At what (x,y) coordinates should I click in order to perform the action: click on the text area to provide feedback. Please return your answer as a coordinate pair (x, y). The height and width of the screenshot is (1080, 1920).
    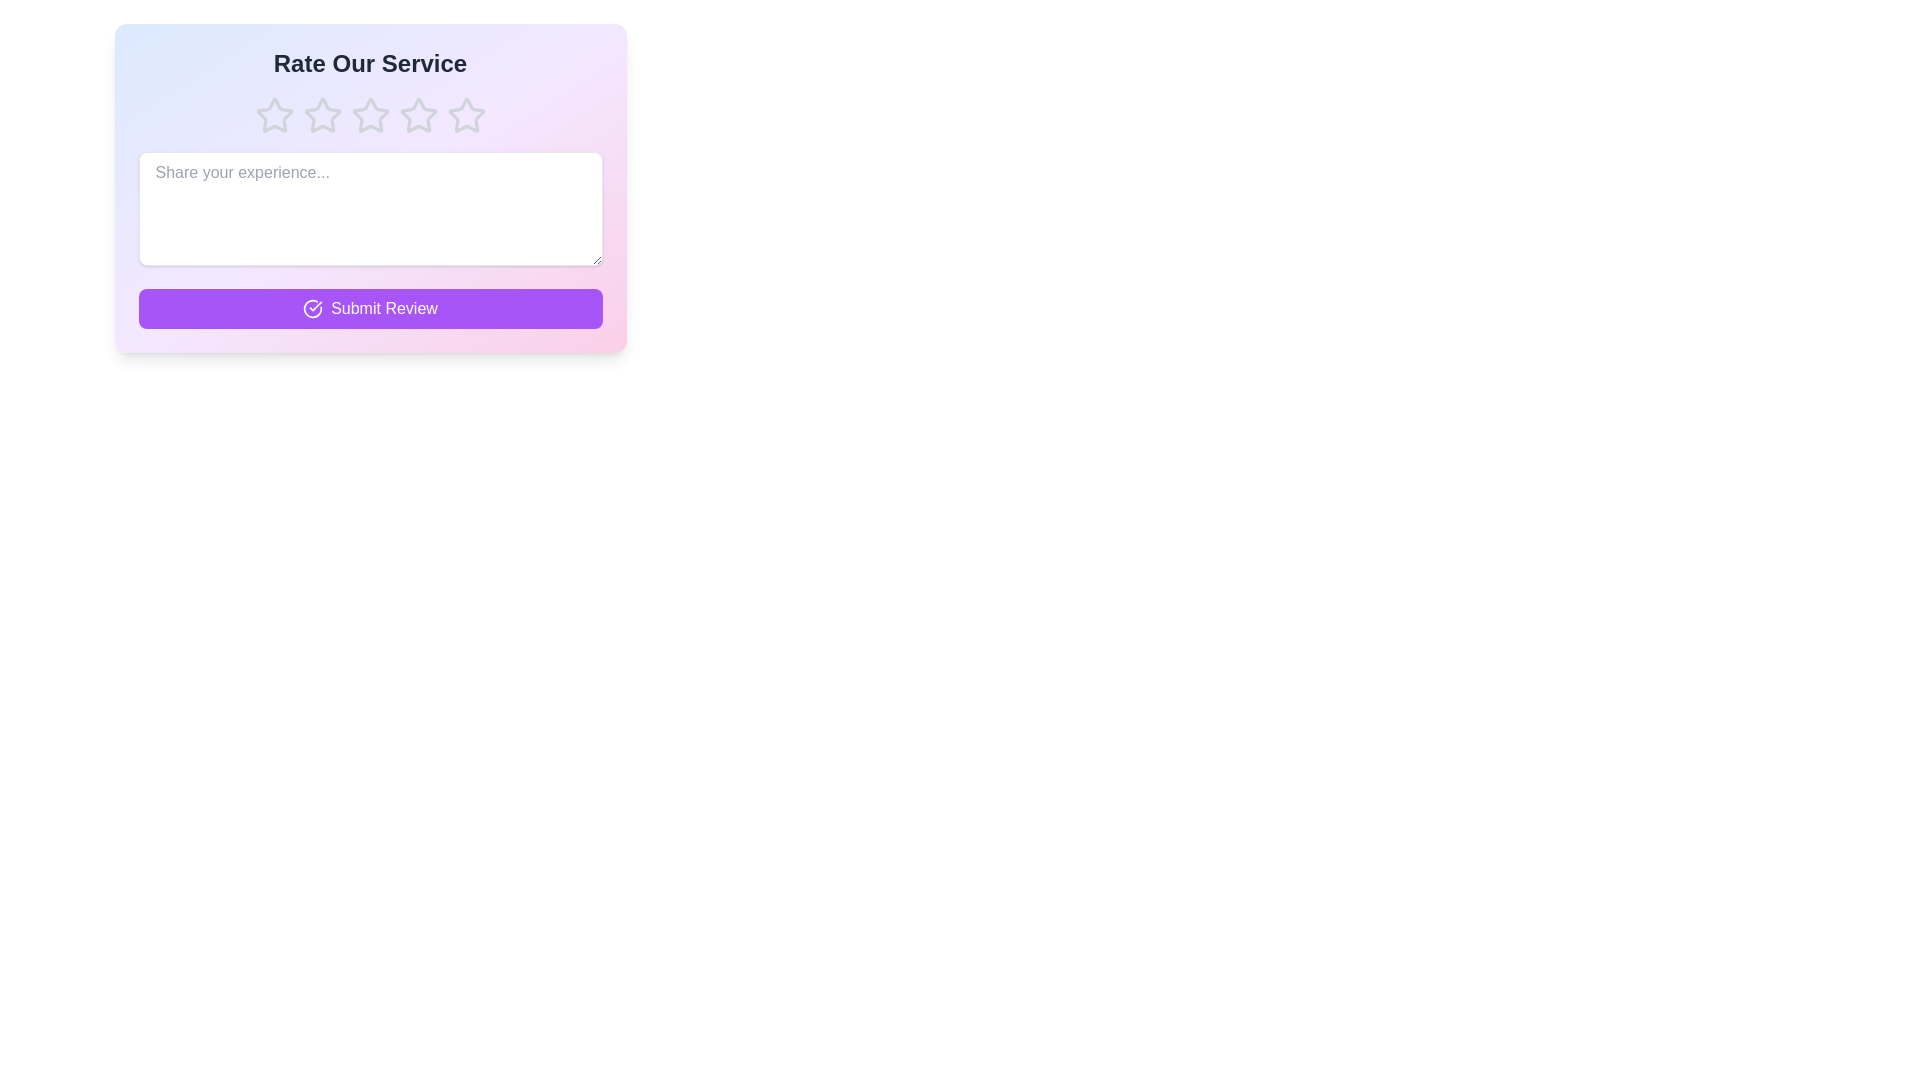
    Looking at the image, I should click on (370, 208).